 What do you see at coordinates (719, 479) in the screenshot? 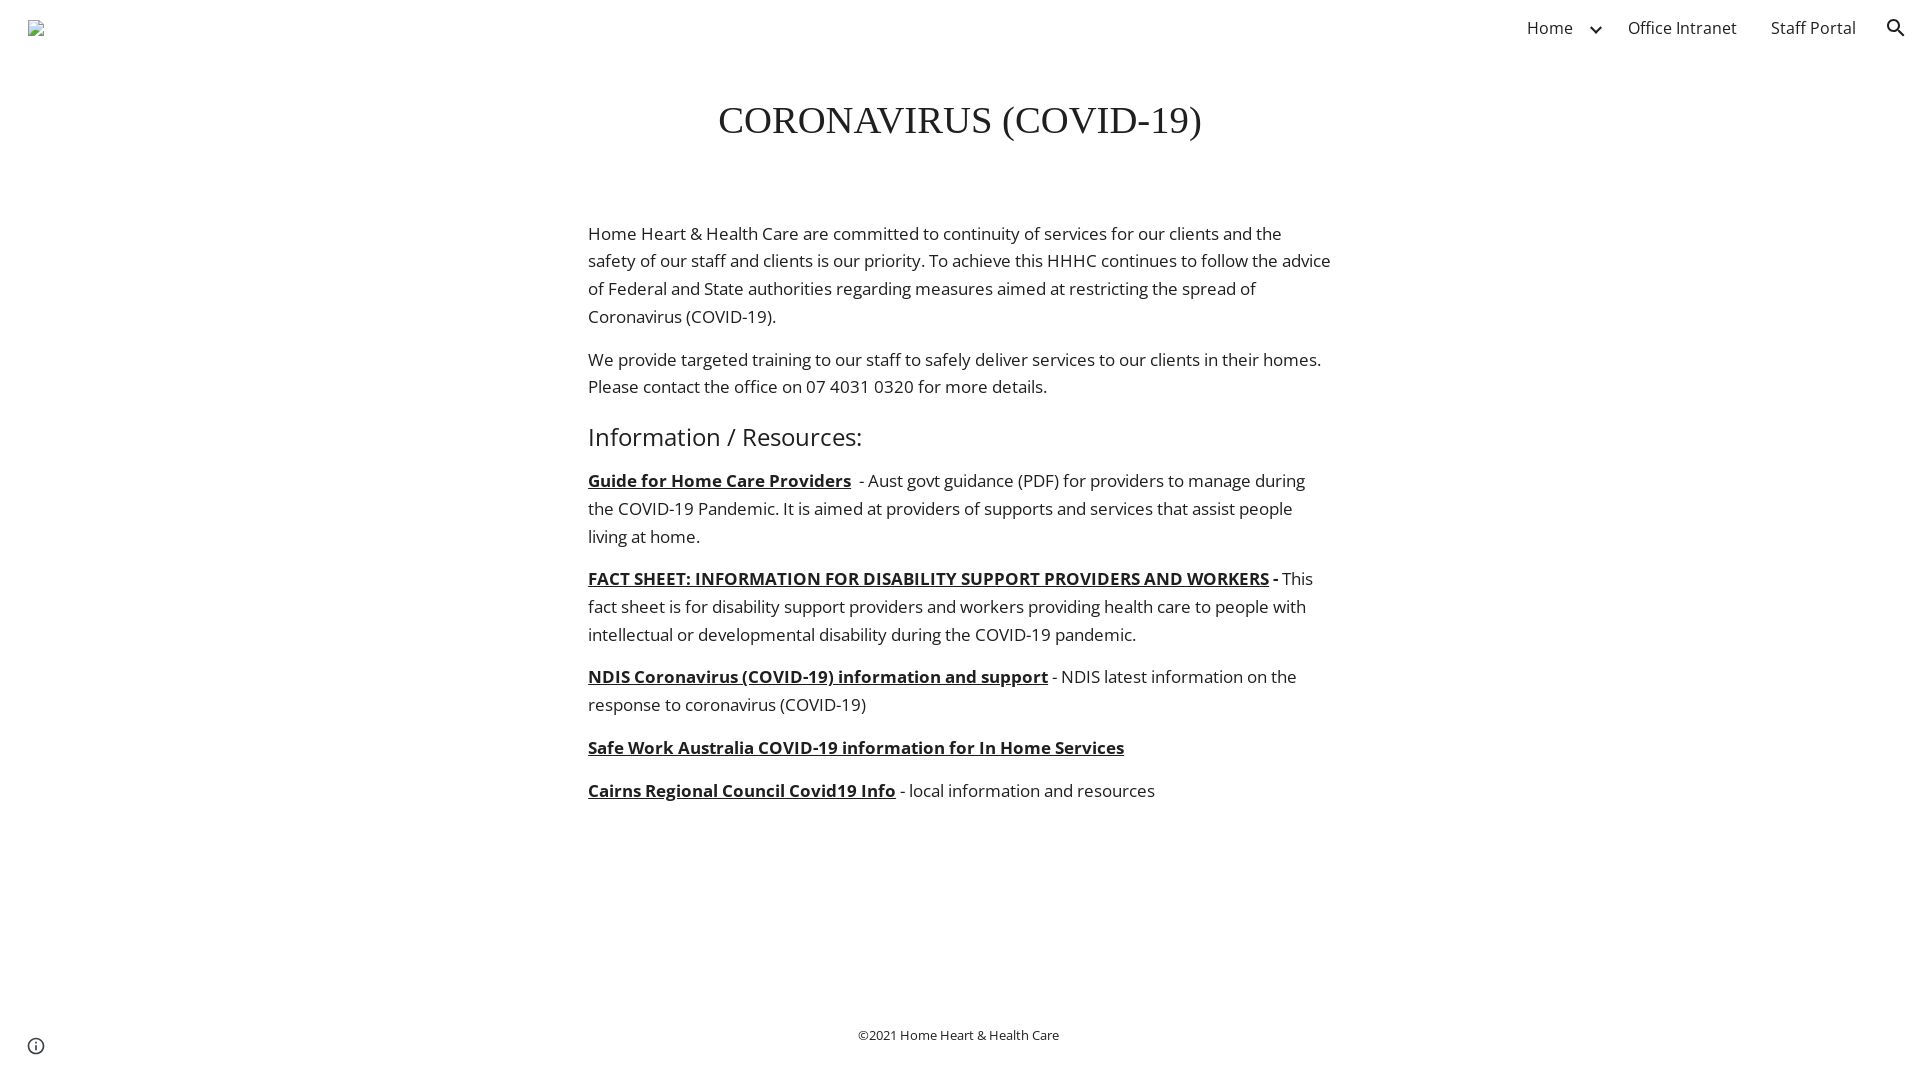
I see `'Guide for Home Care Providers'` at bounding box center [719, 479].